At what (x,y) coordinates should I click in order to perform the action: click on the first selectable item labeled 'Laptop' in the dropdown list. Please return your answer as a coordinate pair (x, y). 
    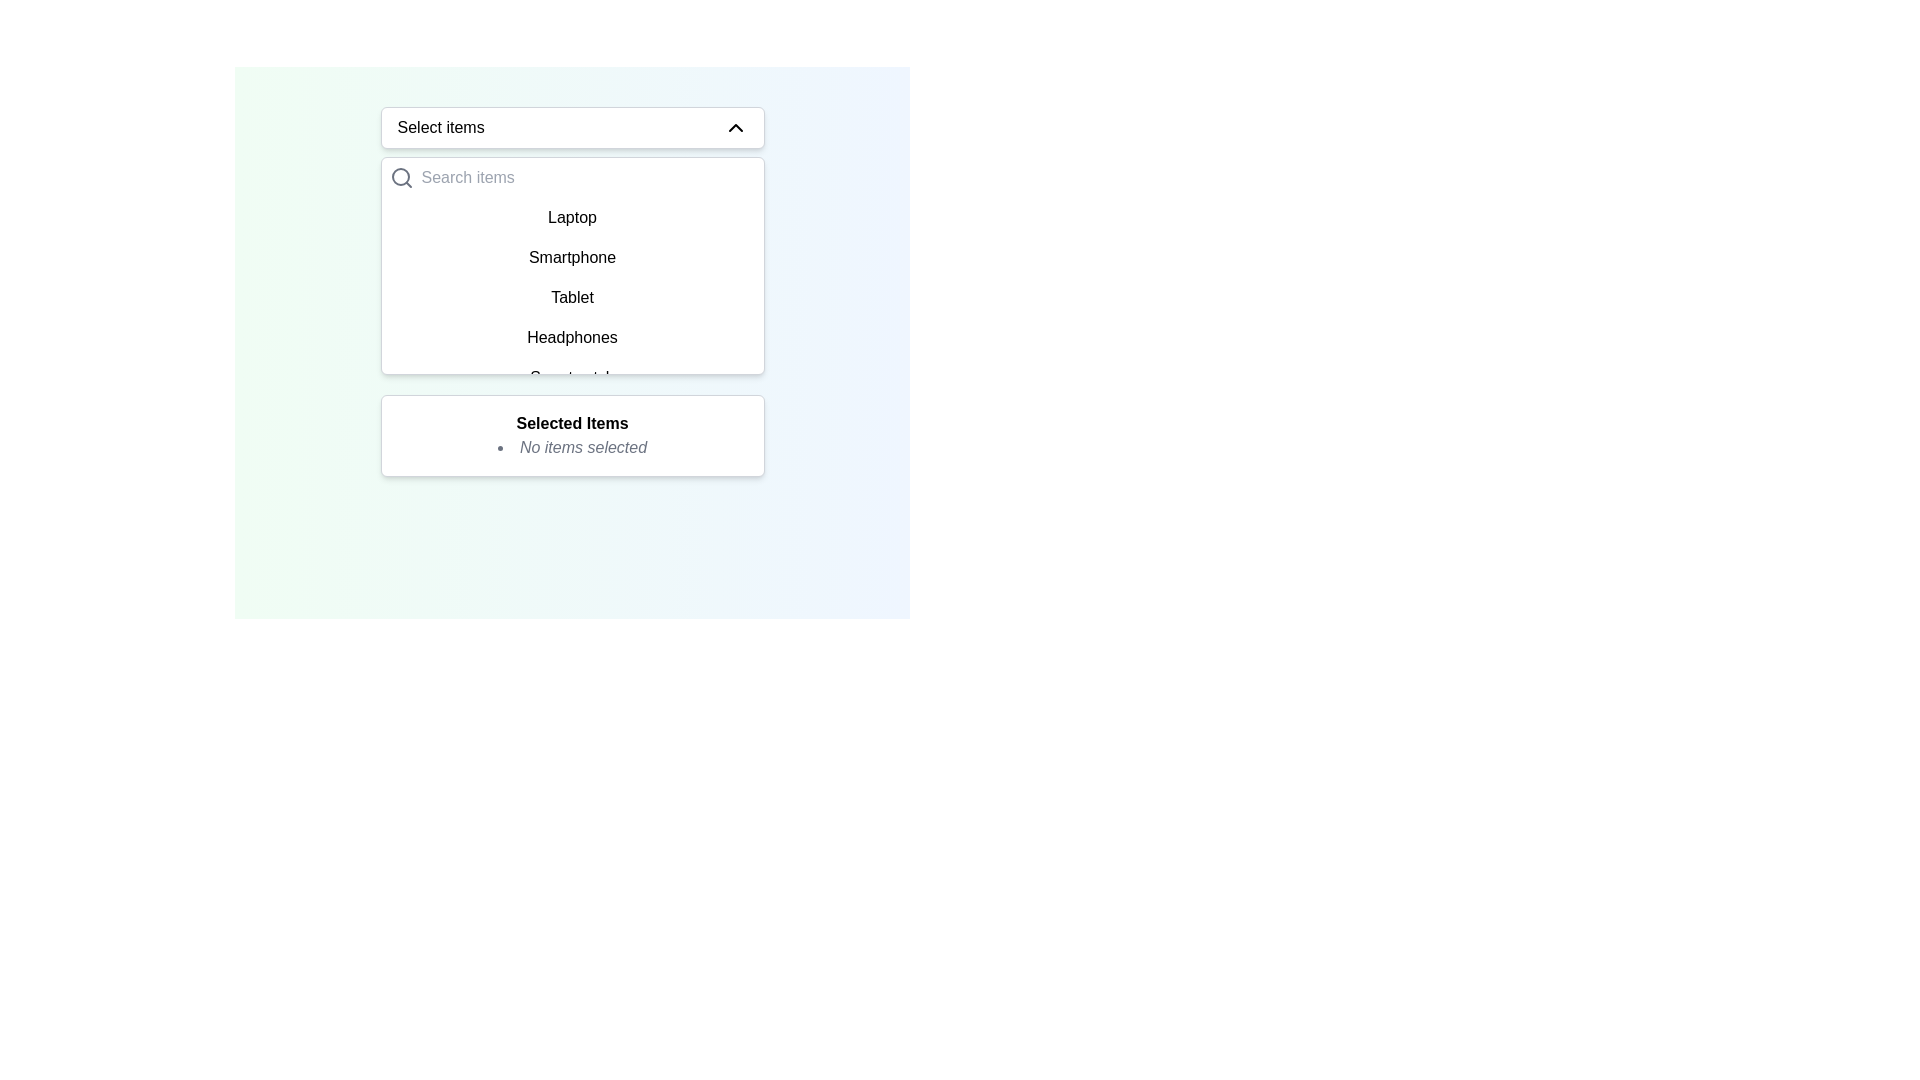
    Looking at the image, I should click on (571, 218).